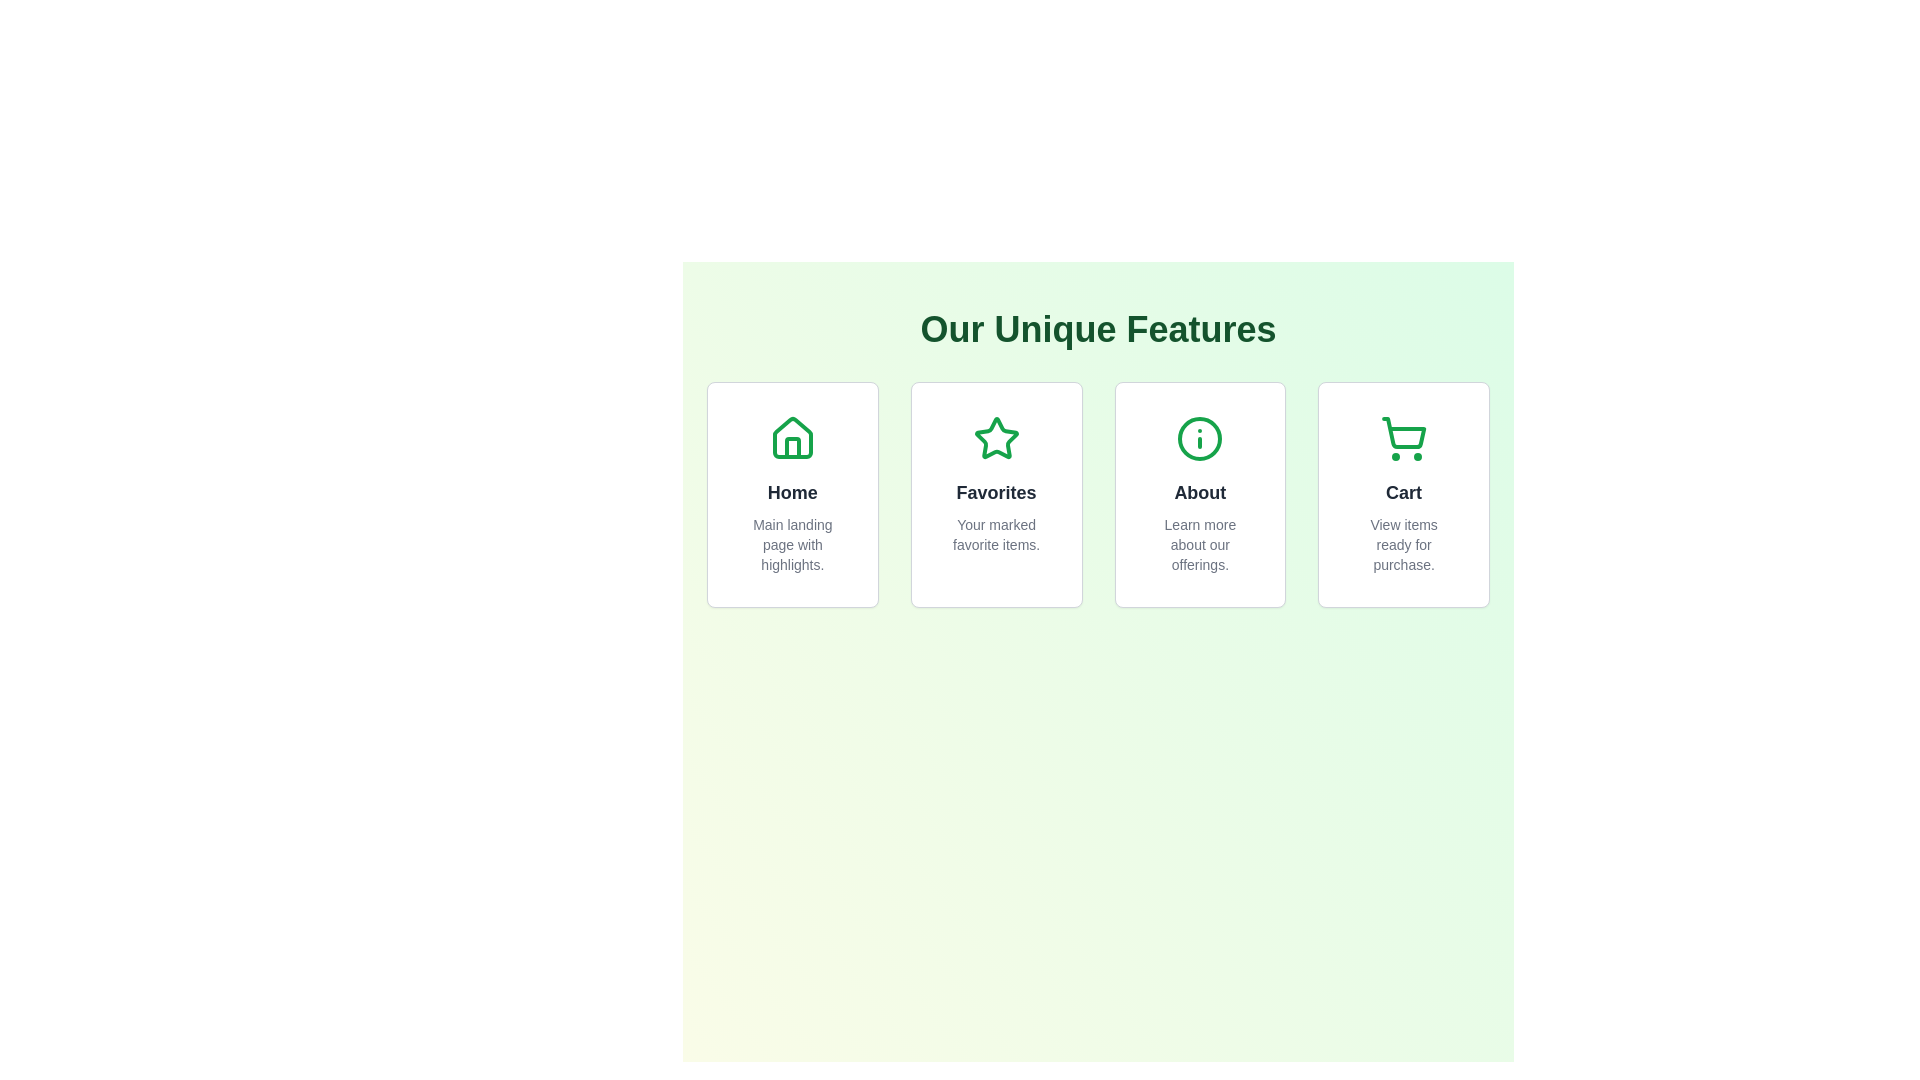 This screenshot has width=1920, height=1080. Describe the element at coordinates (791, 446) in the screenshot. I see `the house icon in the top-left portion of the interface, which represents the 'Home' feature` at that location.